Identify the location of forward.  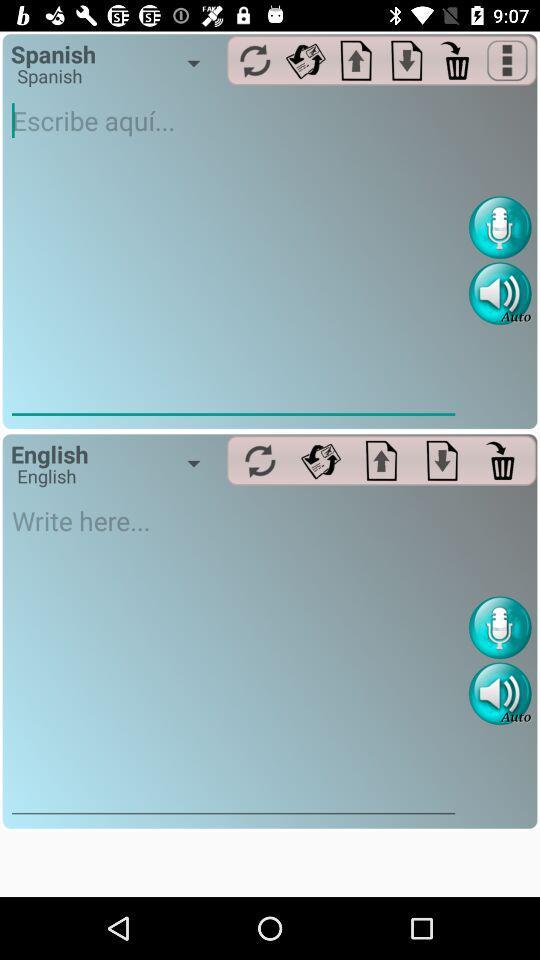
(320, 460).